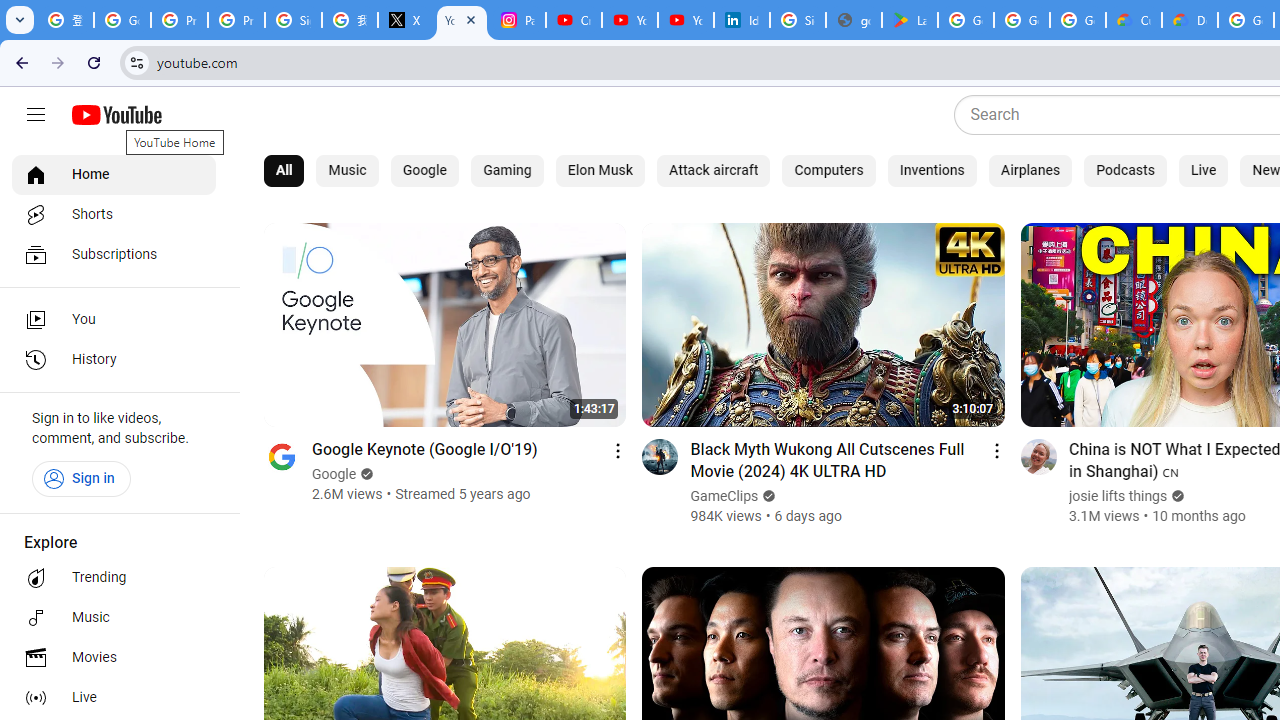 This screenshot has height=720, width=1280. Describe the element at coordinates (930, 170) in the screenshot. I see `'Inventions'` at that location.